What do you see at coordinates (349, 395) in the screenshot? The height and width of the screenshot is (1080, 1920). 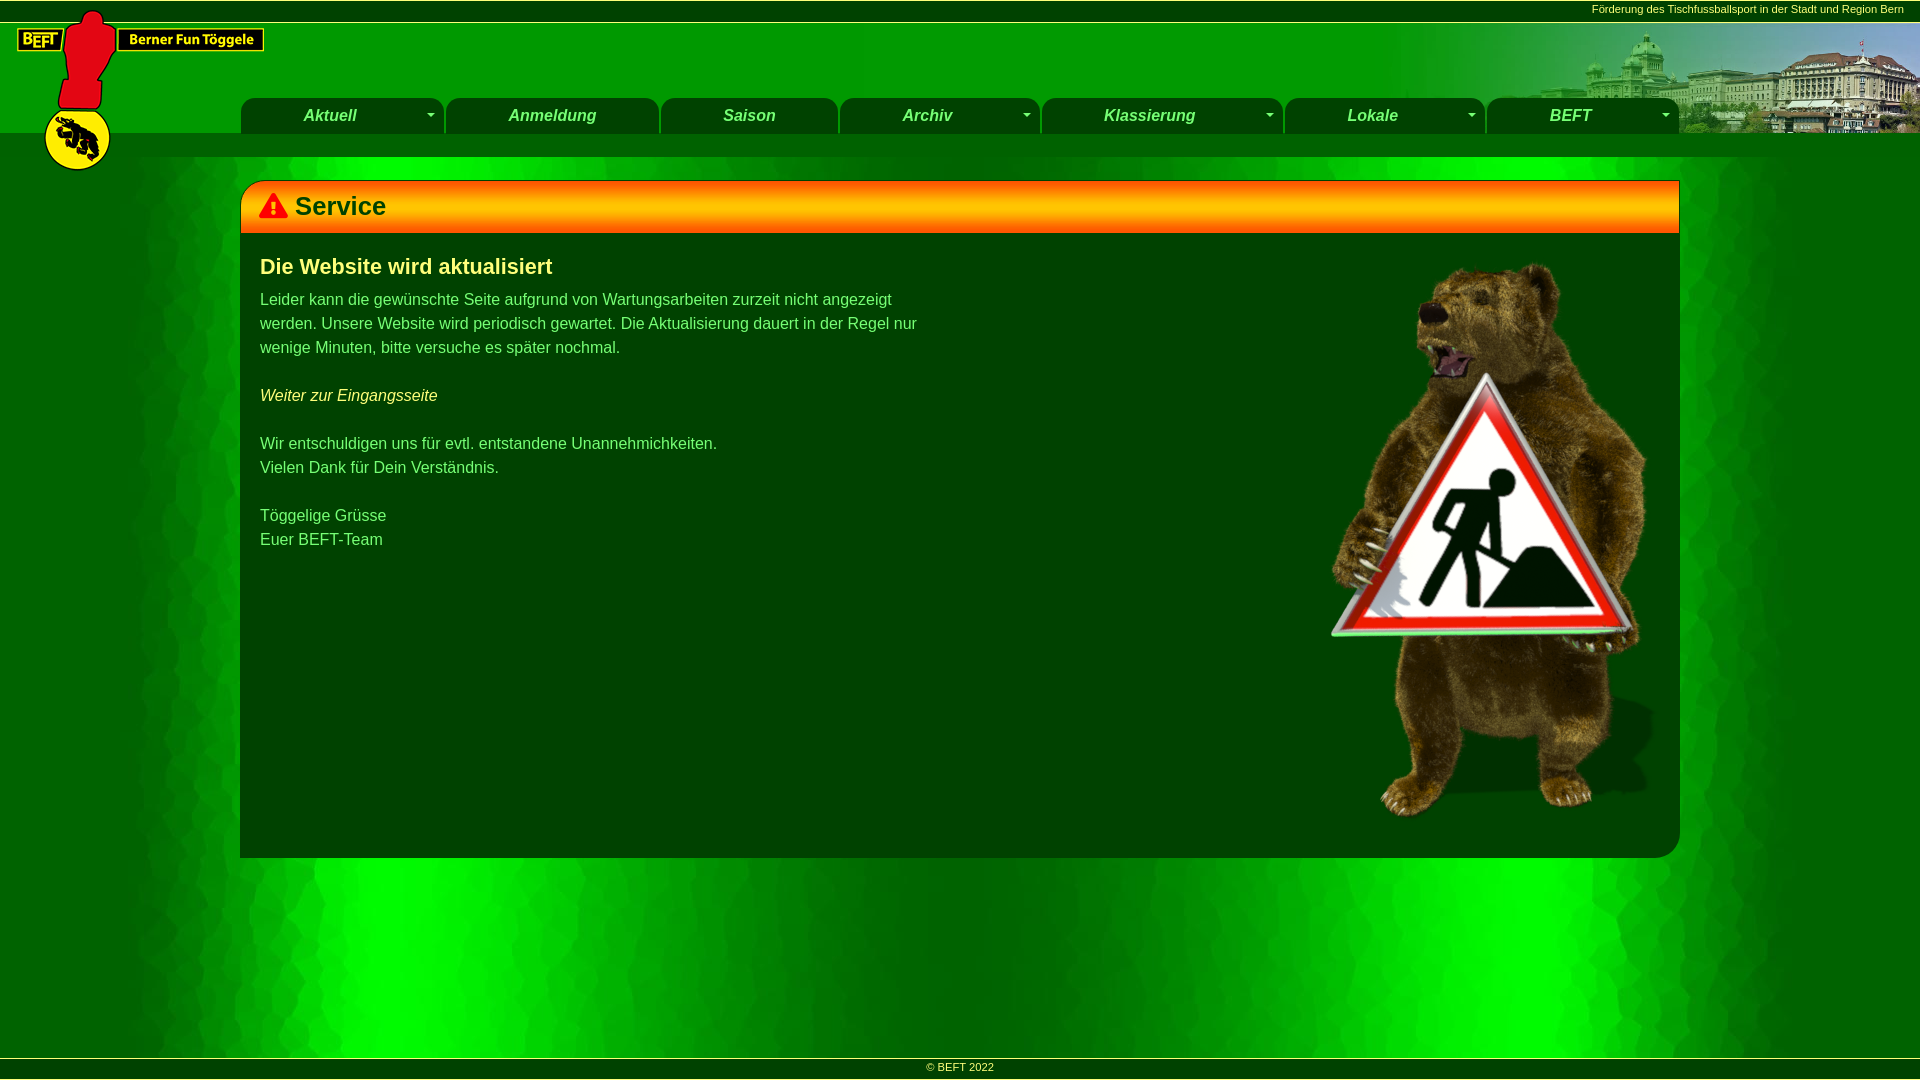 I see `'Weiter zur Eingangsseite'` at bounding box center [349, 395].